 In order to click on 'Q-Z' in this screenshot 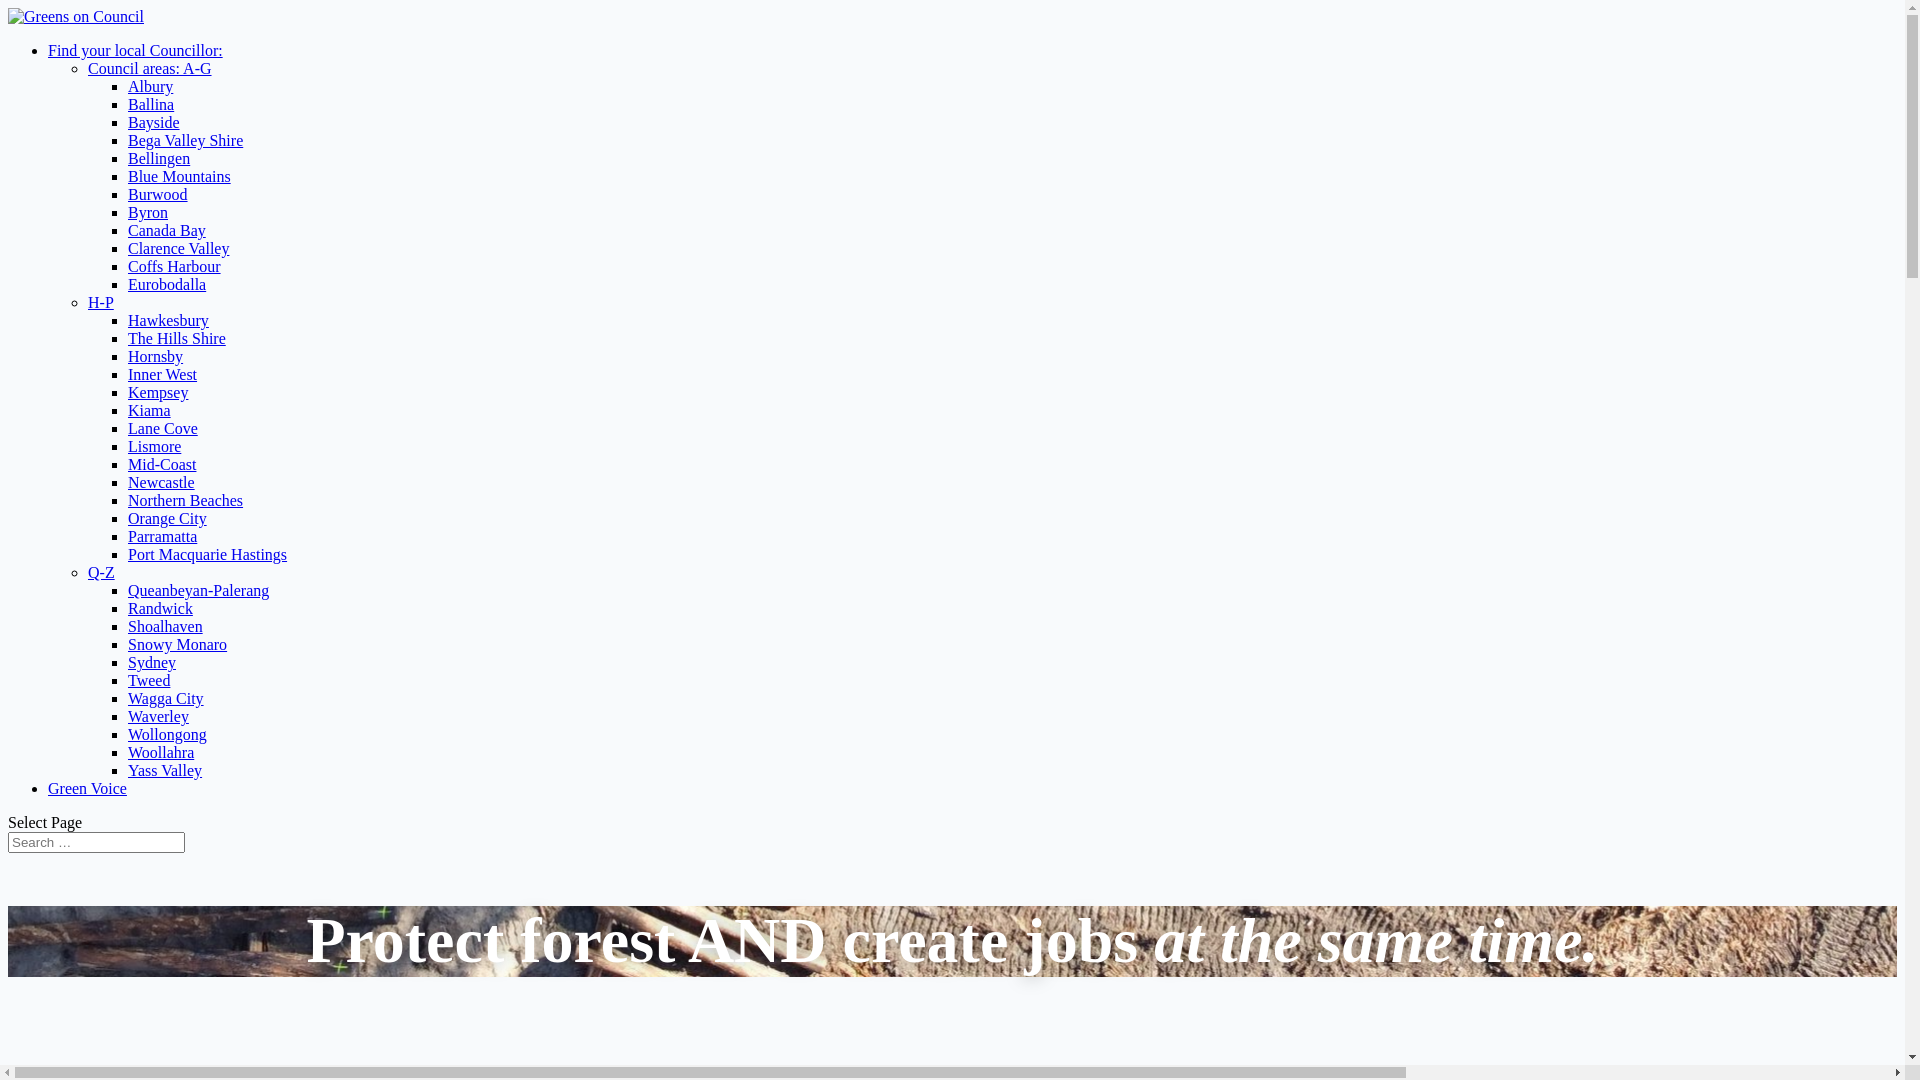, I will do `click(86, 572)`.